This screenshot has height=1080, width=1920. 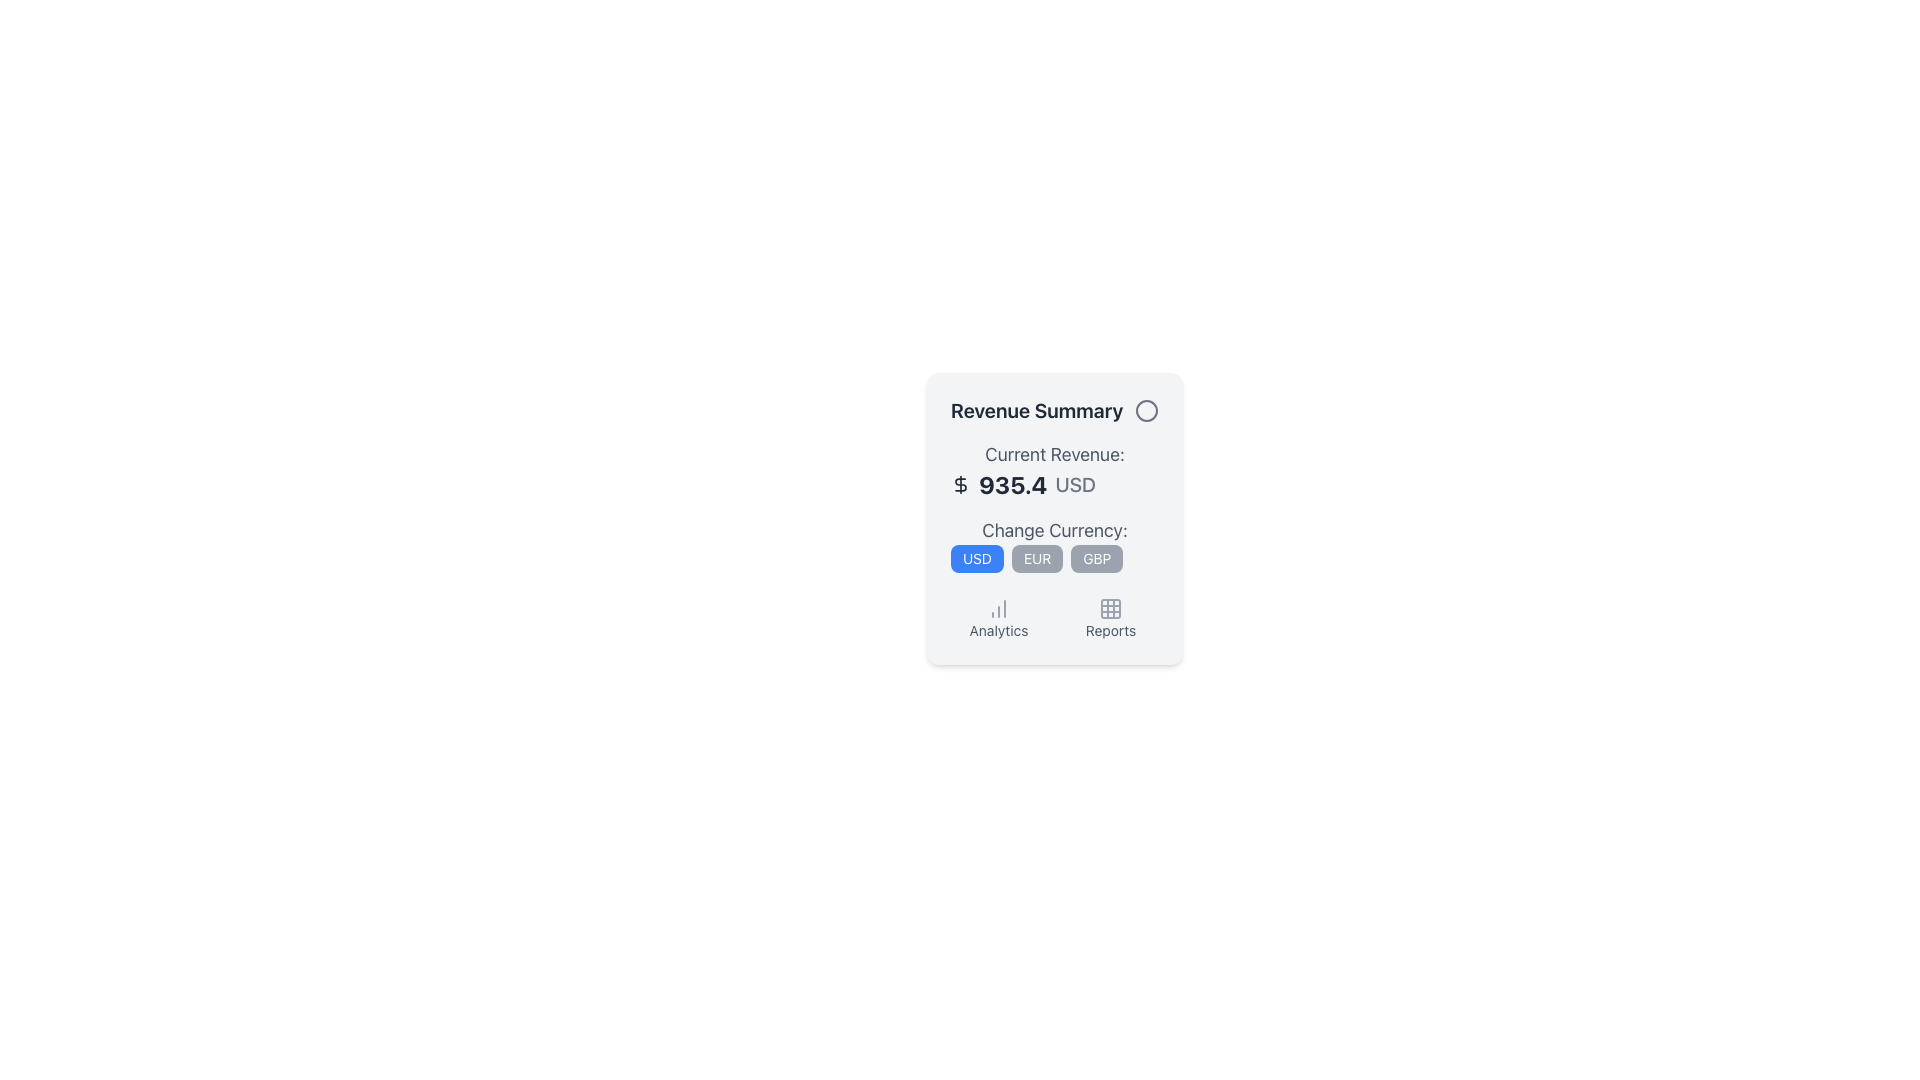 What do you see at coordinates (1054, 485) in the screenshot?
I see `the Text Display element that shows the currency value '935.4 USD', which is styled with a bold font for the value and a lighter font for the currency, positioned below the 'Current Revenue:' label` at bounding box center [1054, 485].